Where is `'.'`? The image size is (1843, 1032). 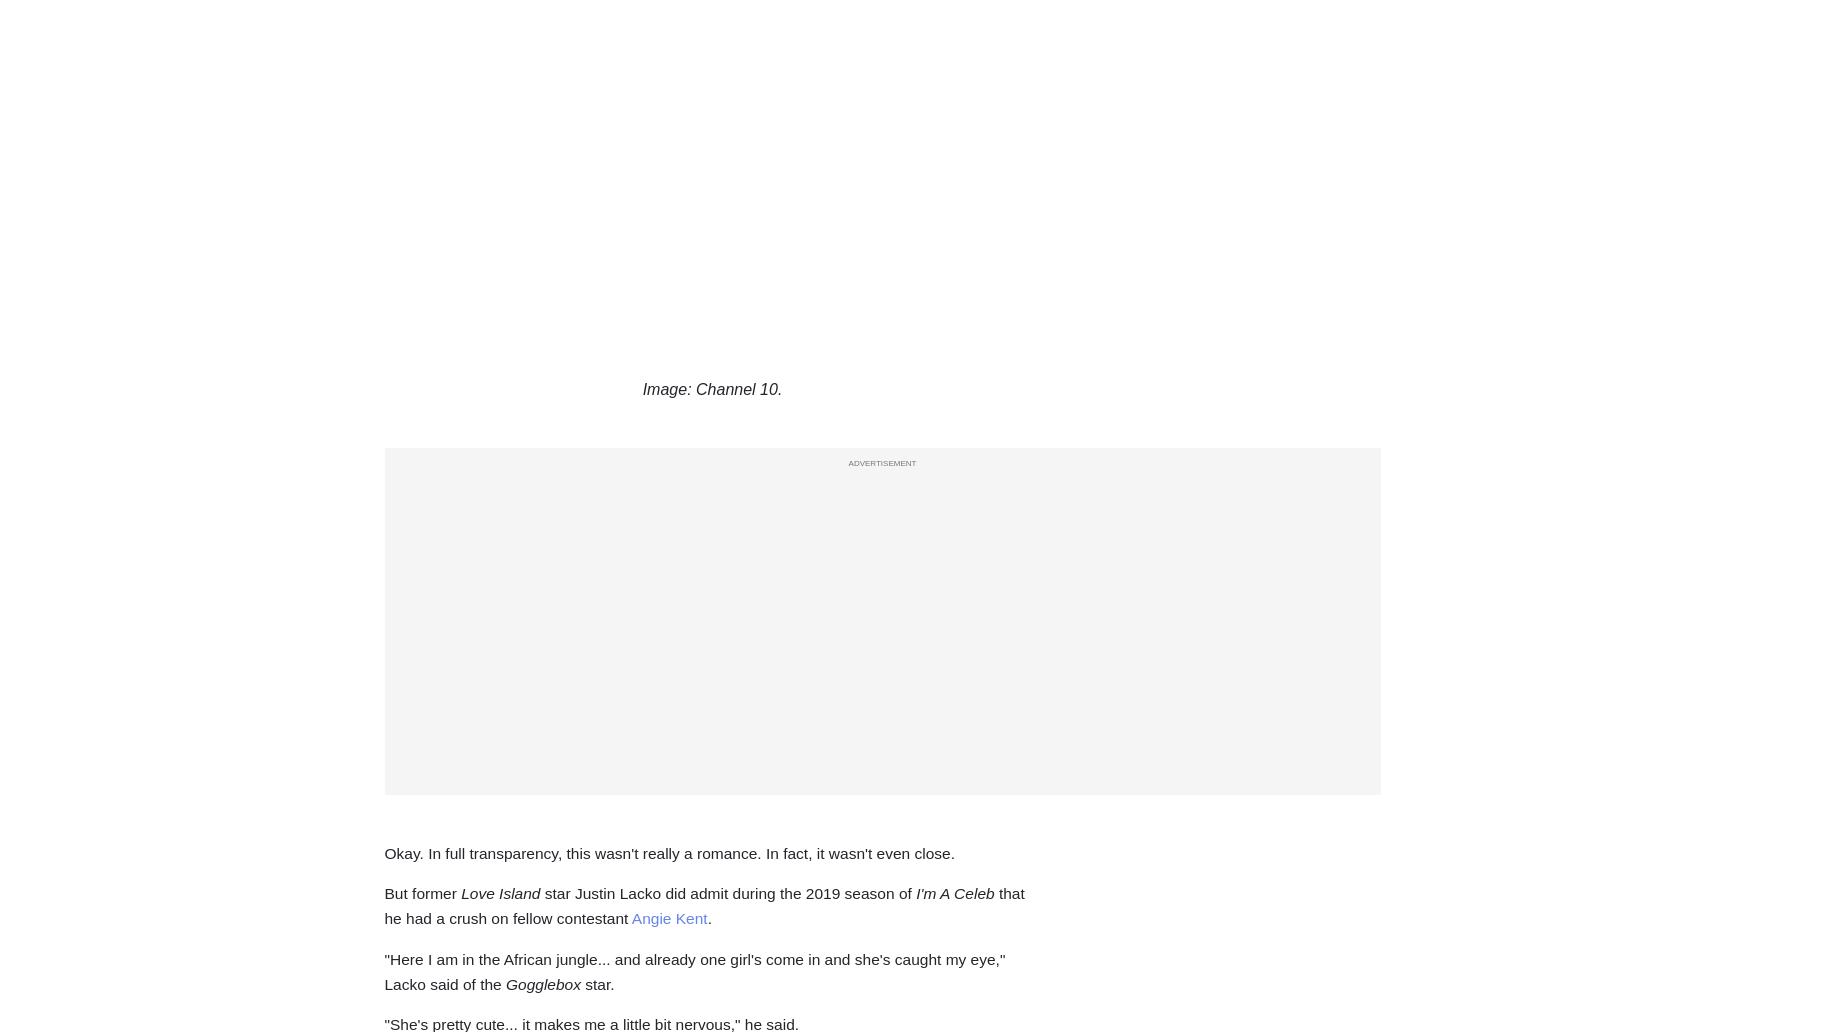
'.' is located at coordinates (708, 917).